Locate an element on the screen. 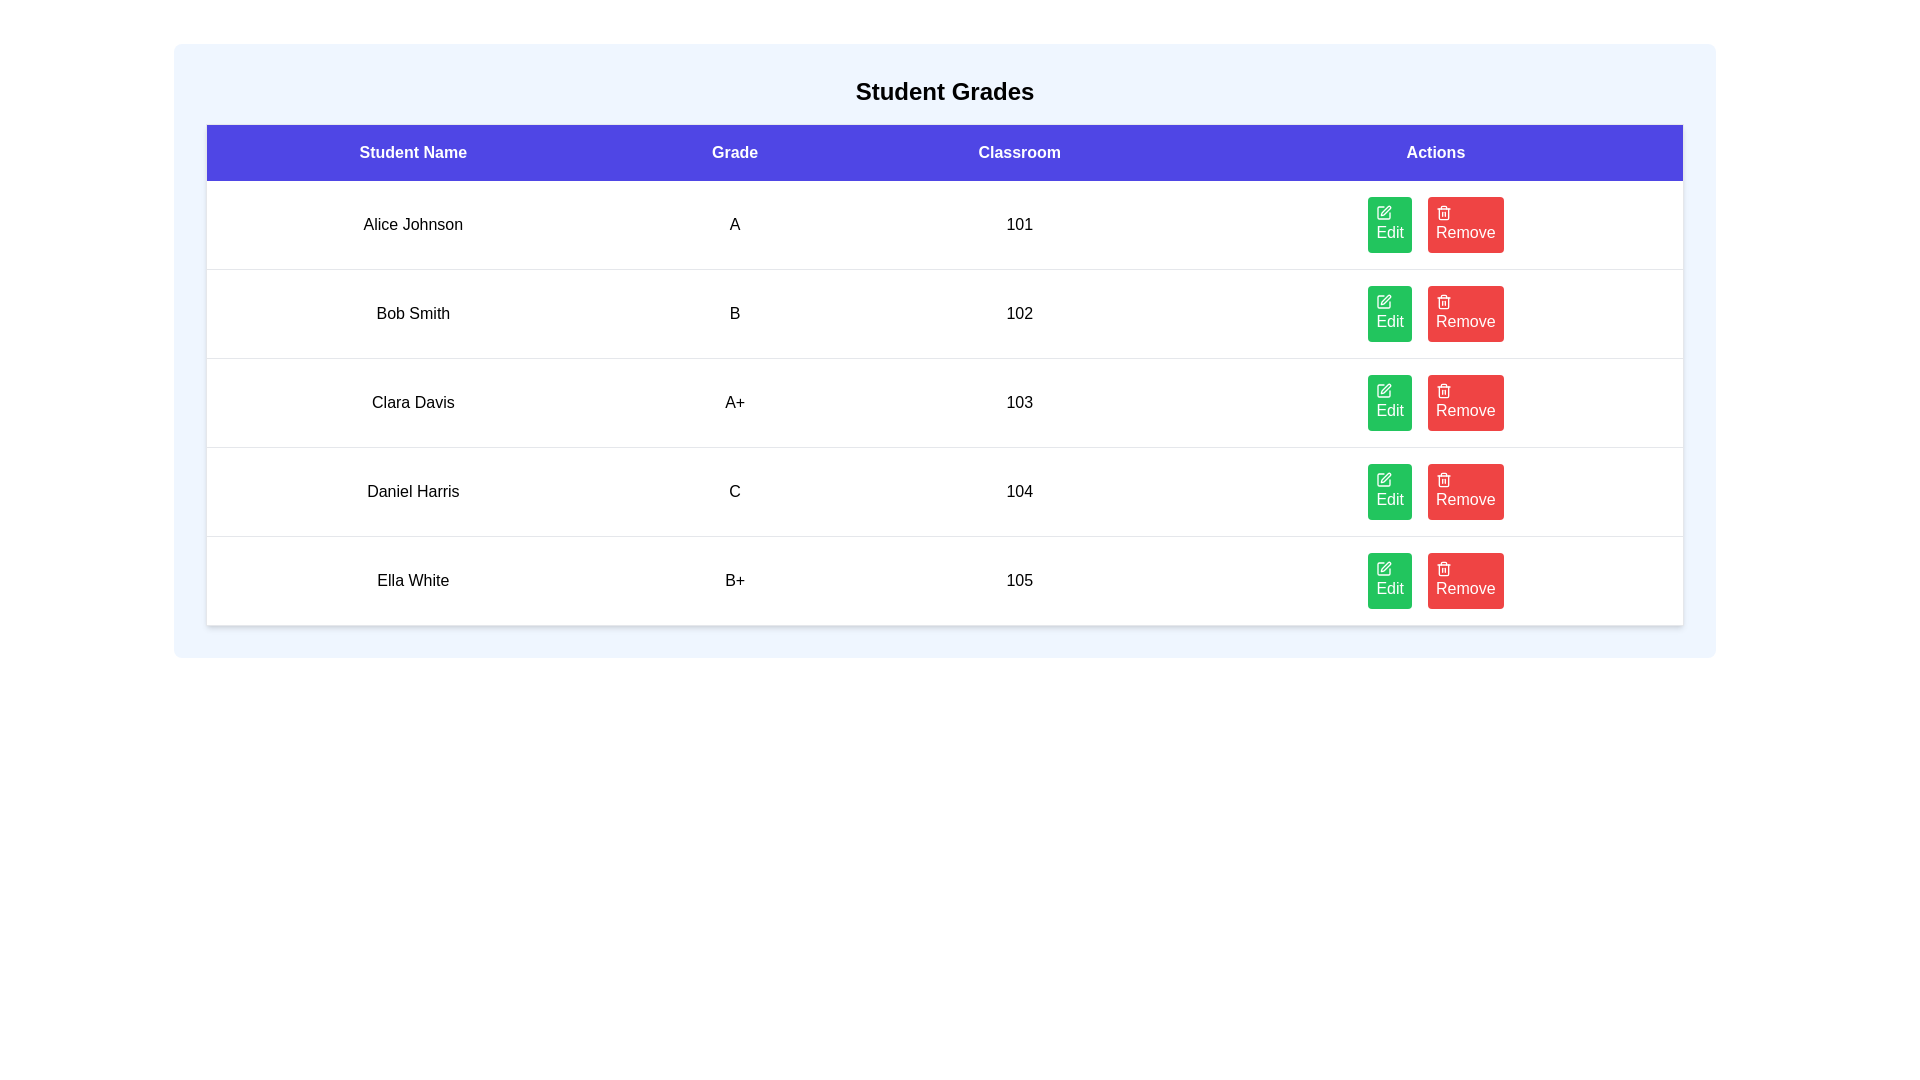  the 'Edit' button for the student named Alice Johnson is located at coordinates (1389, 224).